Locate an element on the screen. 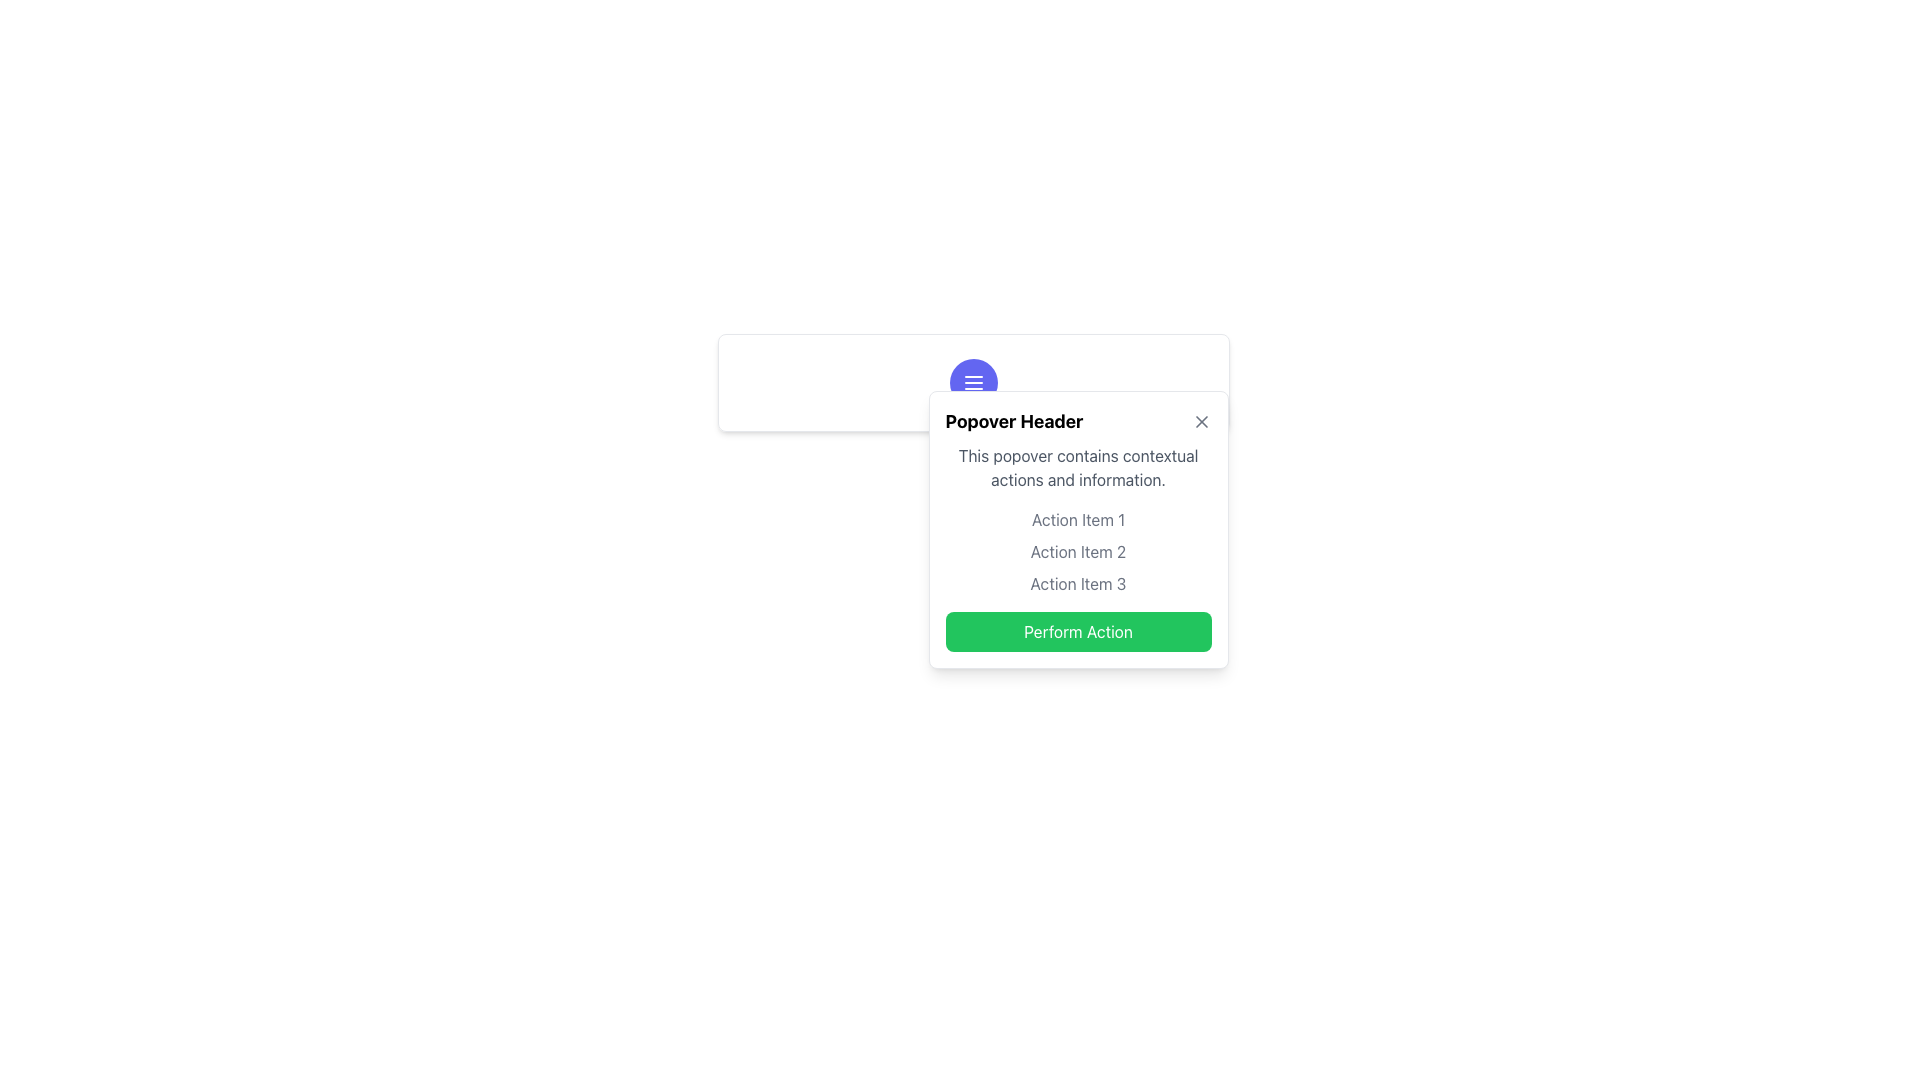  the third selectable action item in the popover, located below the header 'Popover Header' and above the green button 'Perform Action' is located at coordinates (1077, 583).